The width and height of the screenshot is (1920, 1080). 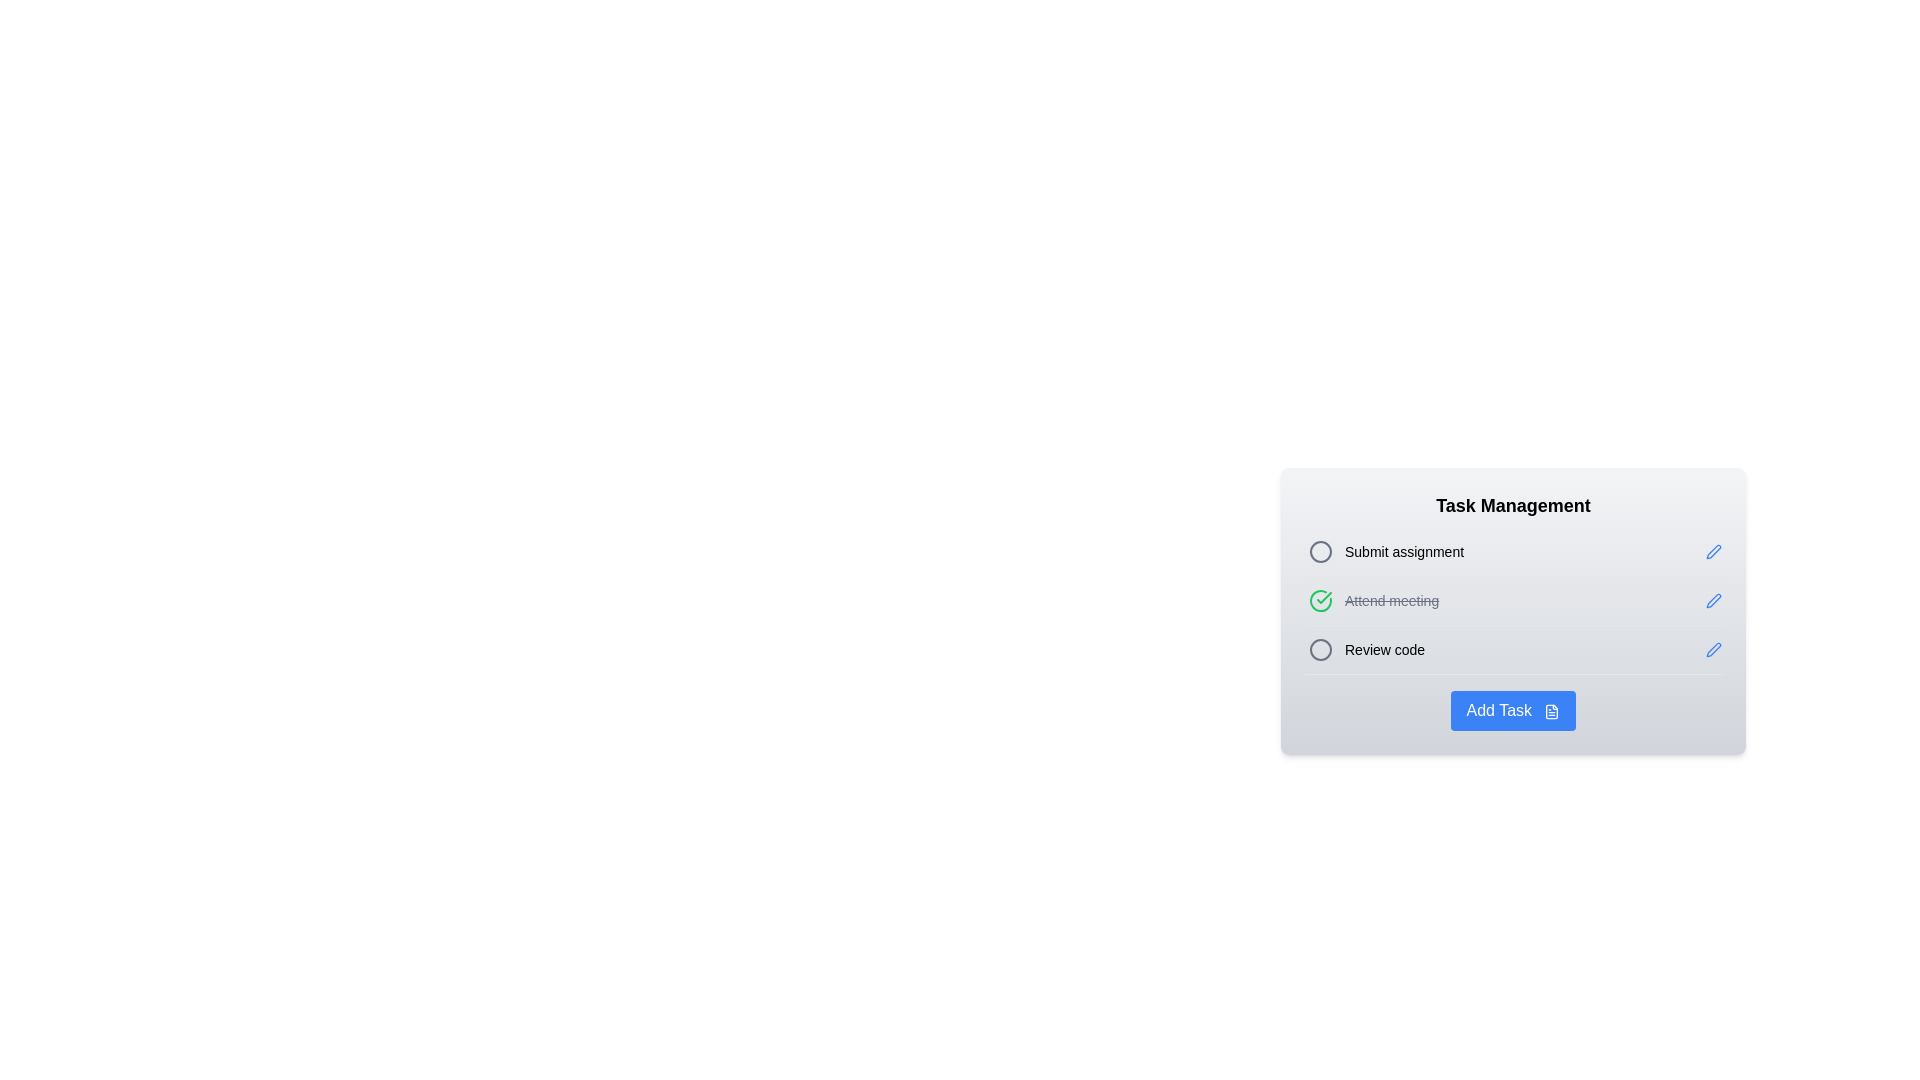 What do you see at coordinates (1320, 551) in the screenshot?
I see `the circular icon at the beginning of the first task in the 'Task Management' section` at bounding box center [1320, 551].